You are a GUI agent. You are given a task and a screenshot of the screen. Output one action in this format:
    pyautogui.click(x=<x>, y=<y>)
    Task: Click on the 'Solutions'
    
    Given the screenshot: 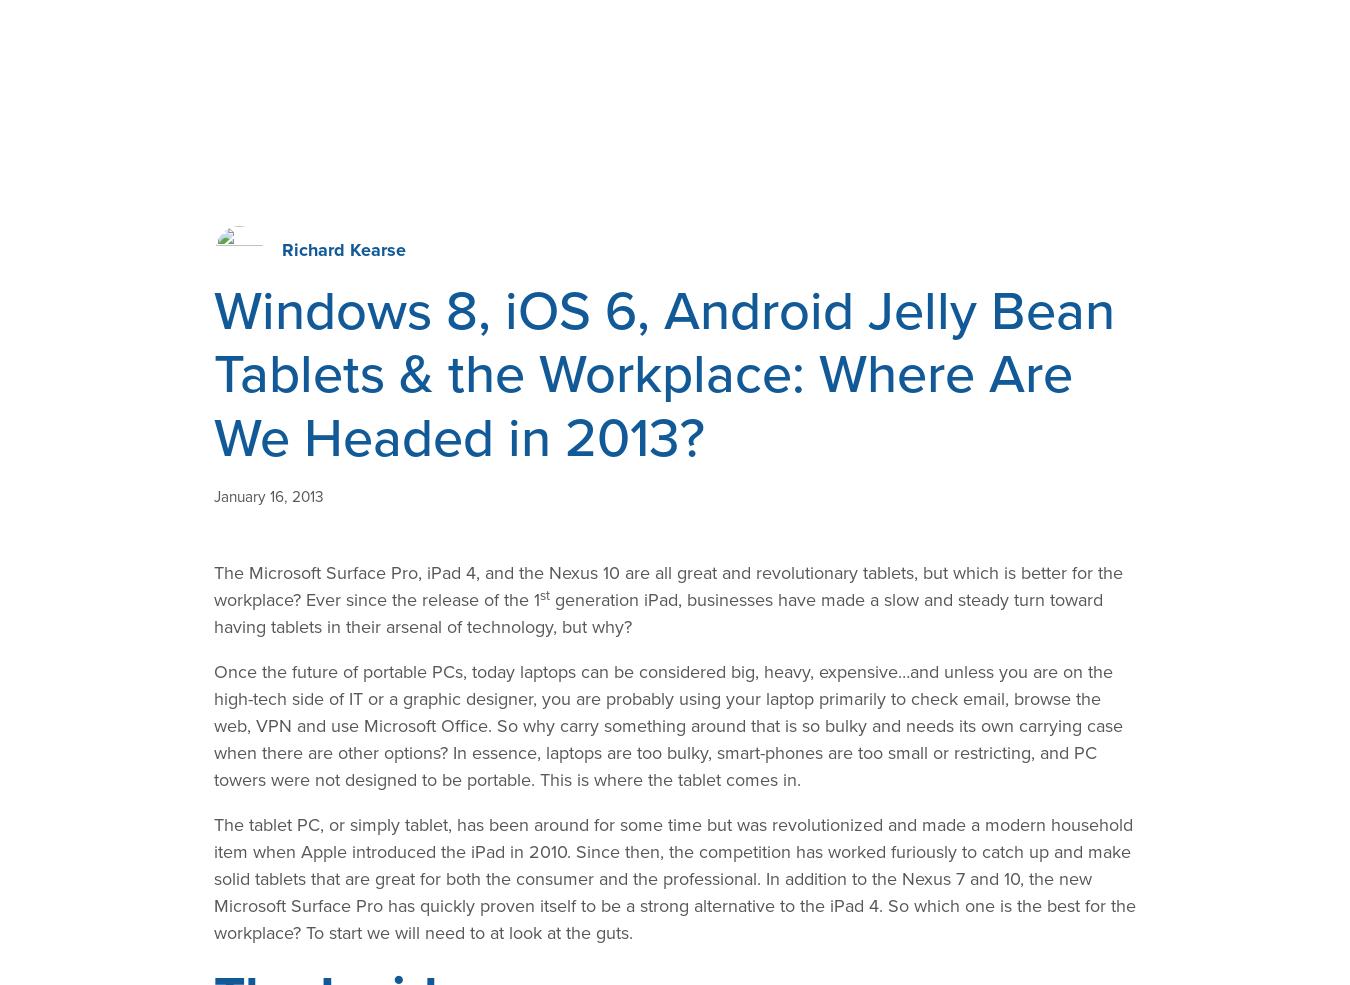 What is the action you would take?
    pyautogui.click(x=386, y=44)
    